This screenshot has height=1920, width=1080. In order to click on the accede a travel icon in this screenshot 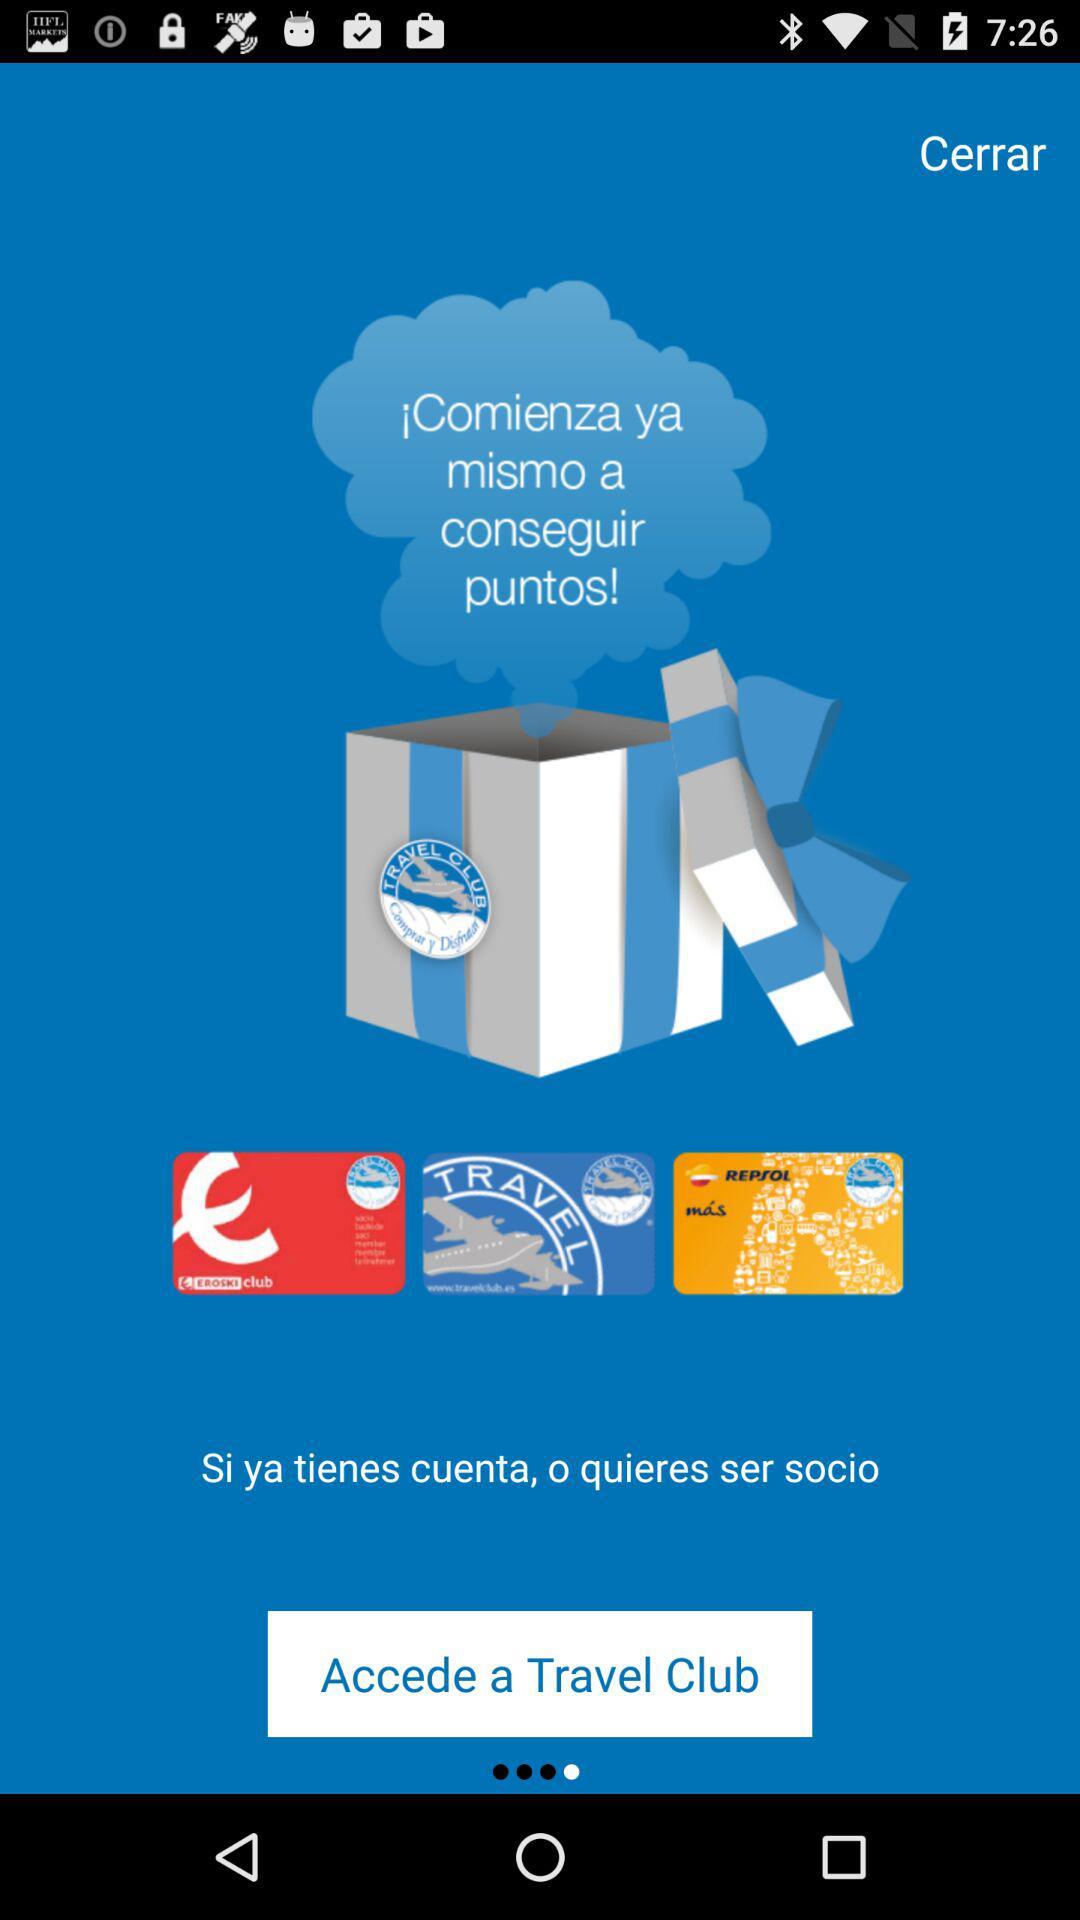, I will do `click(540, 1674)`.